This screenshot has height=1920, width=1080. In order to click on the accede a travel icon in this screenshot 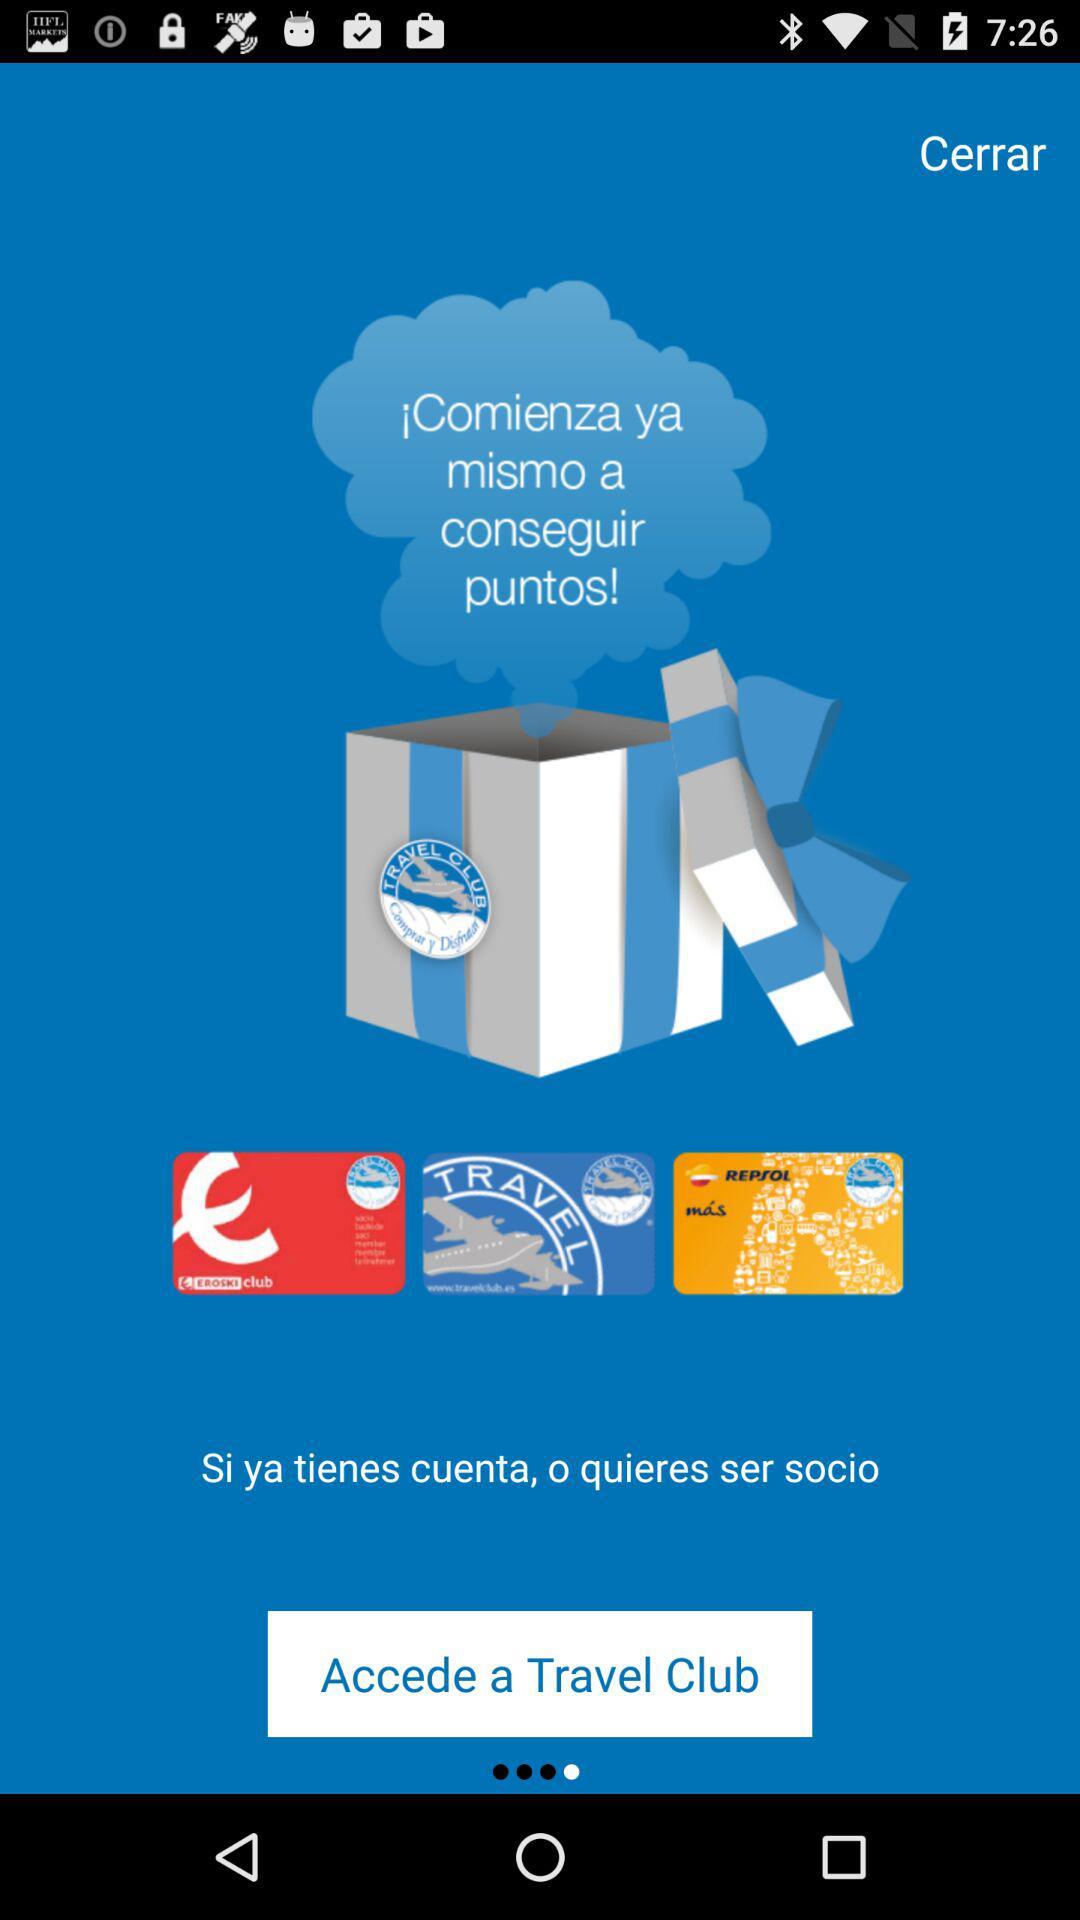, I will do `click(540, 1674)`.